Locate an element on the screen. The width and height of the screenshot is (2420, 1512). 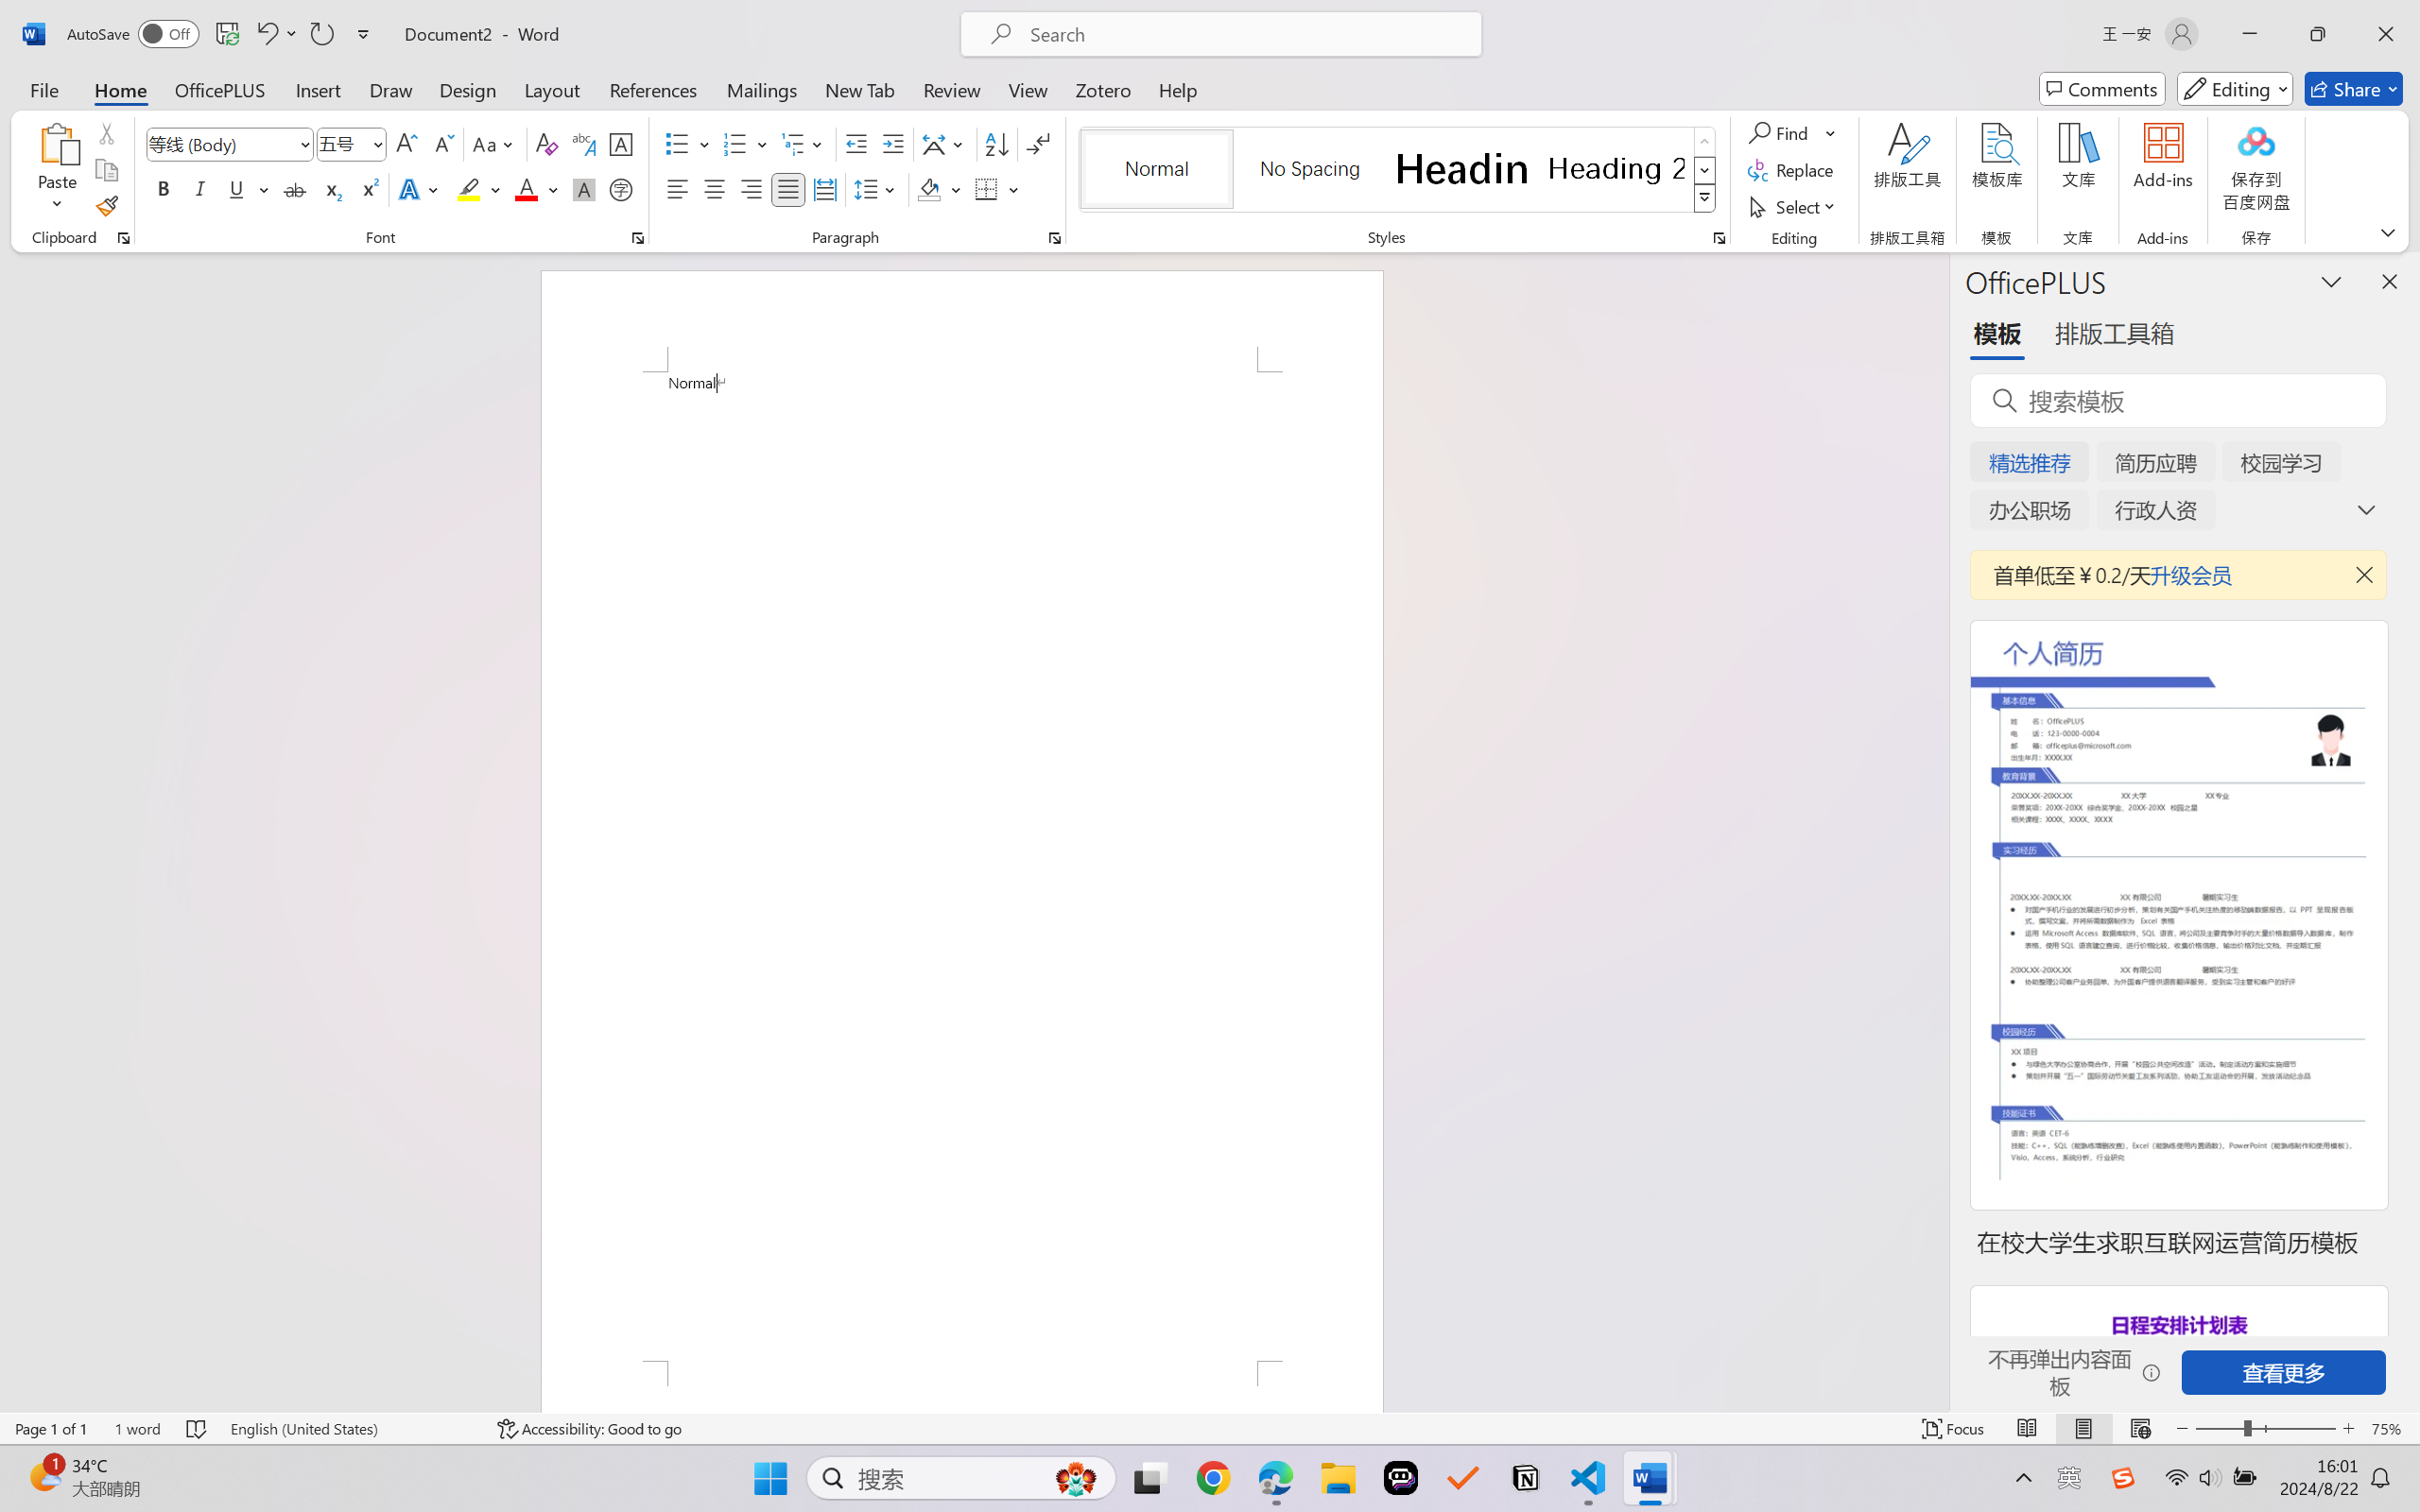
'Home' is located at coordinates (121, 88).